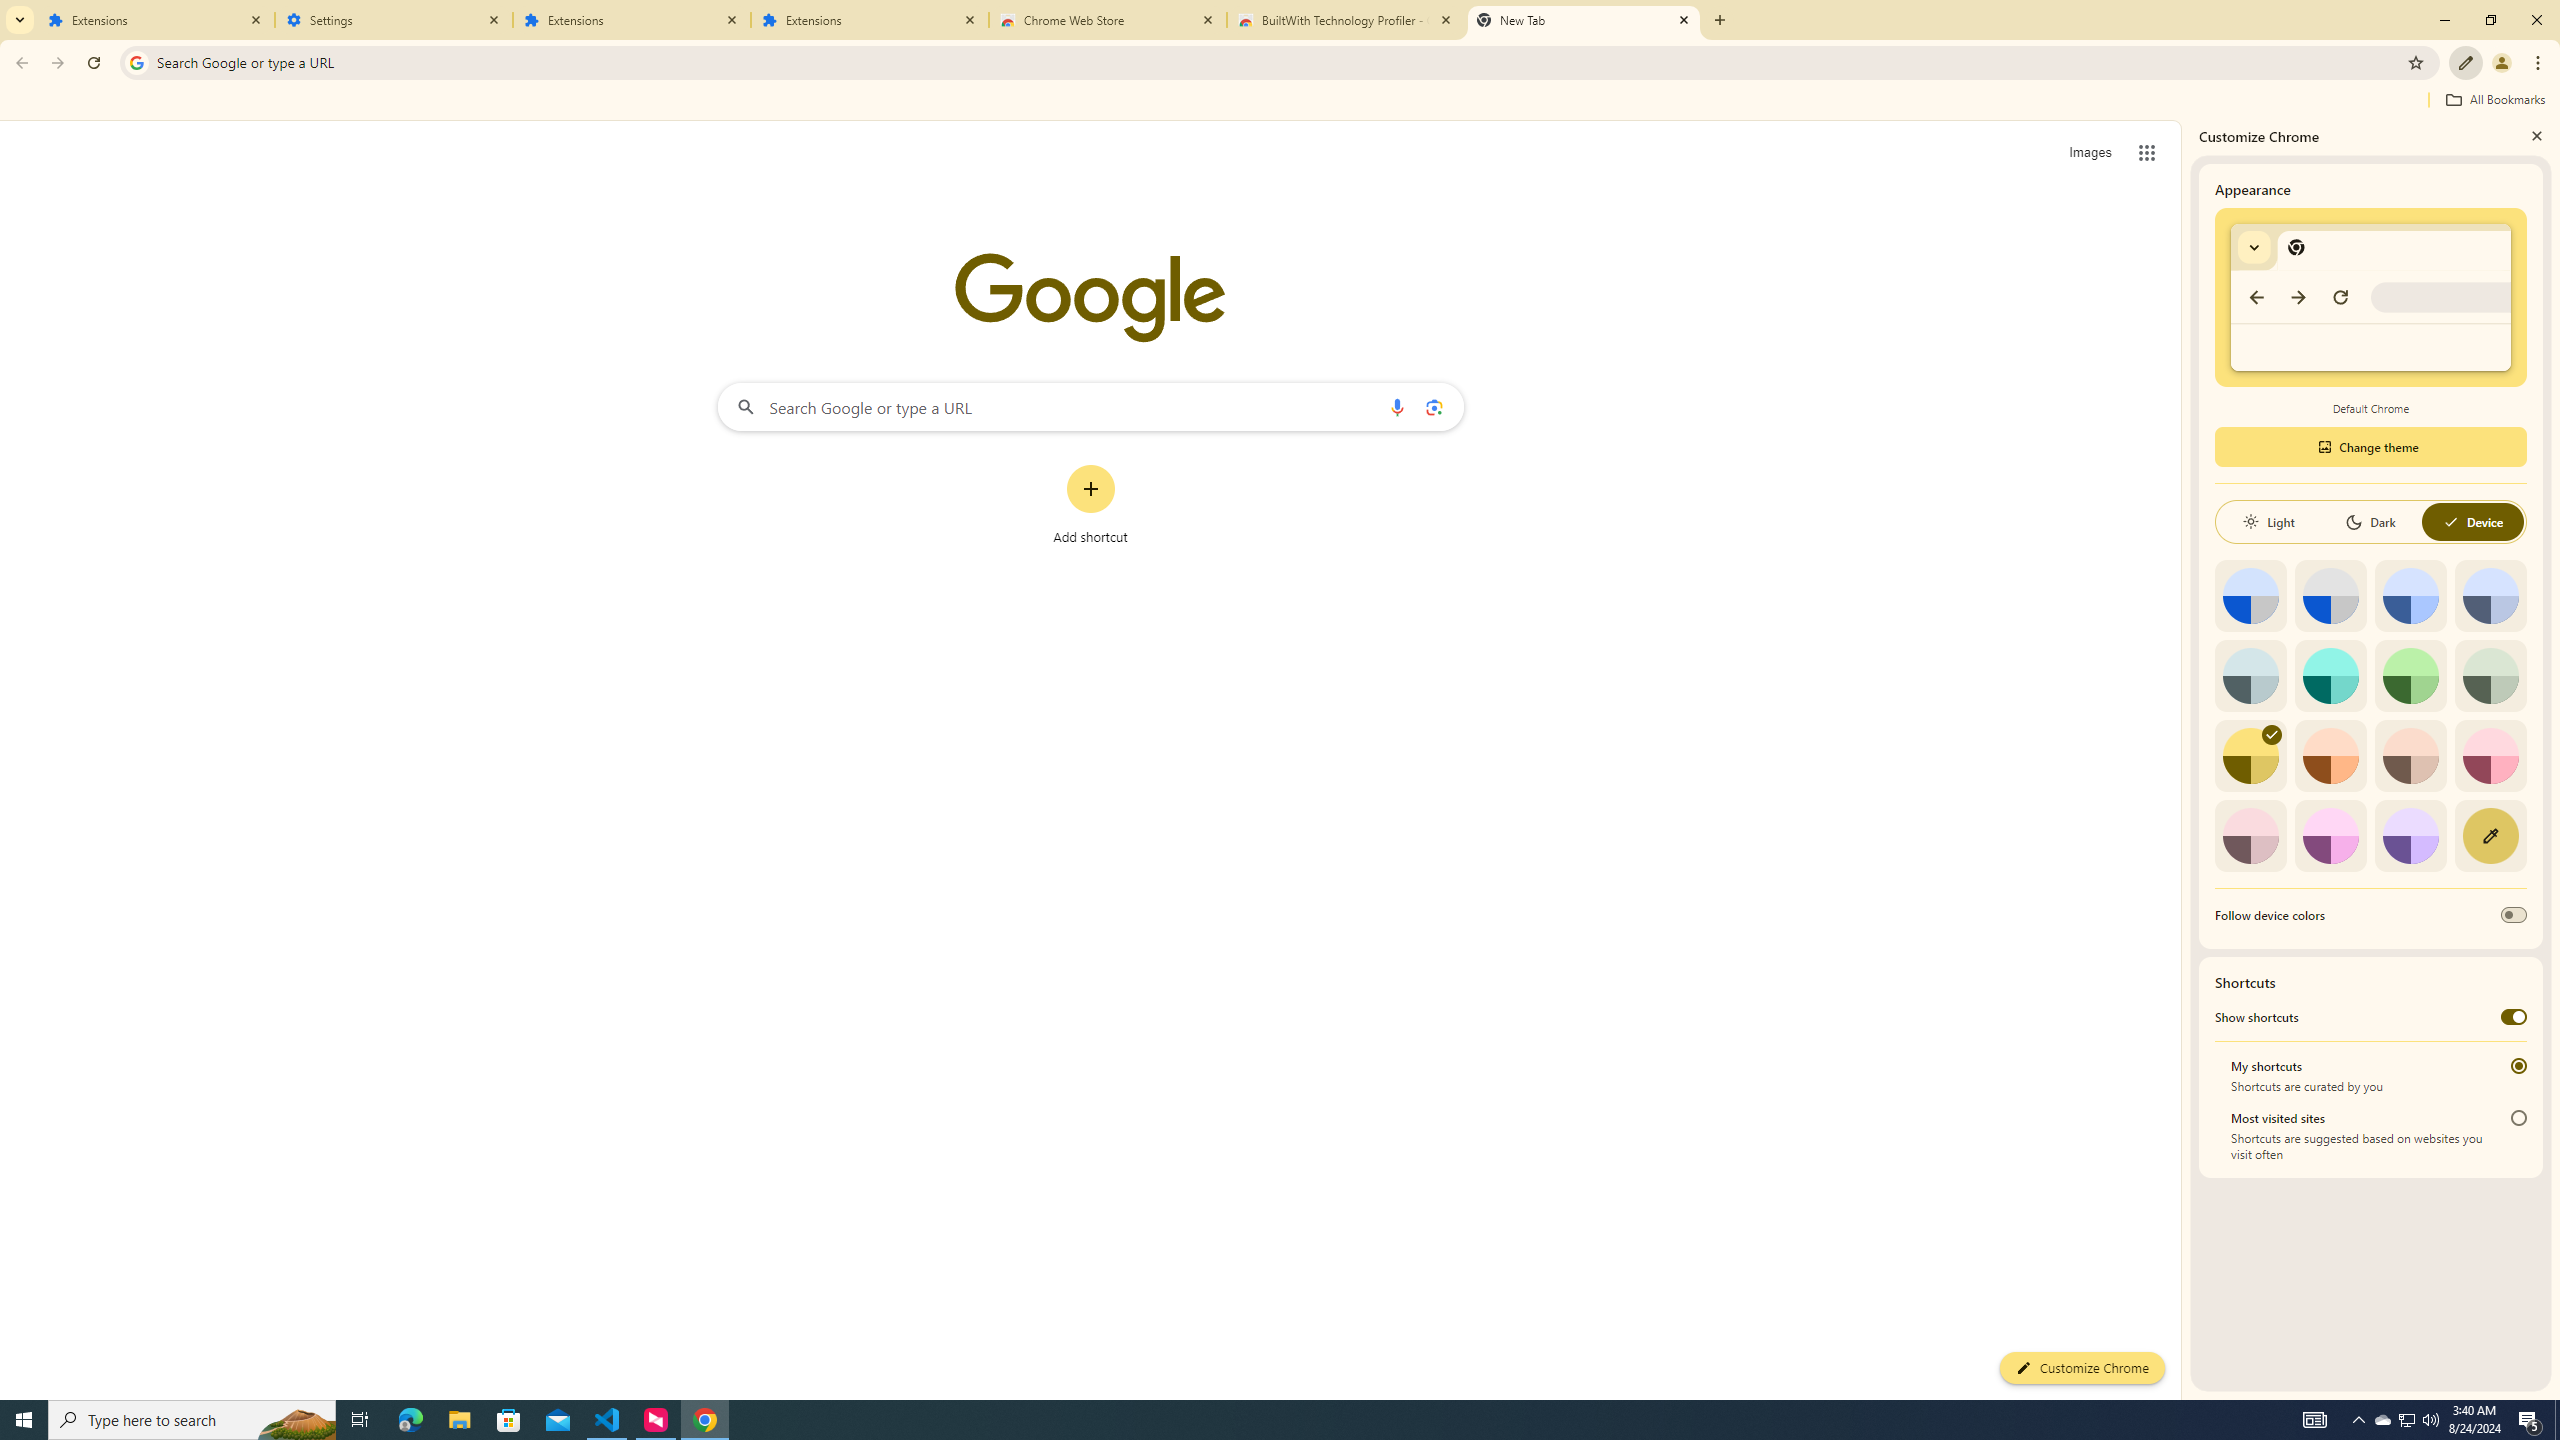 This screenshot has width=2560, height=1440. Describe the element at coordinates (2250, 674) in the screenshot. I see `'Grey'` at that location.